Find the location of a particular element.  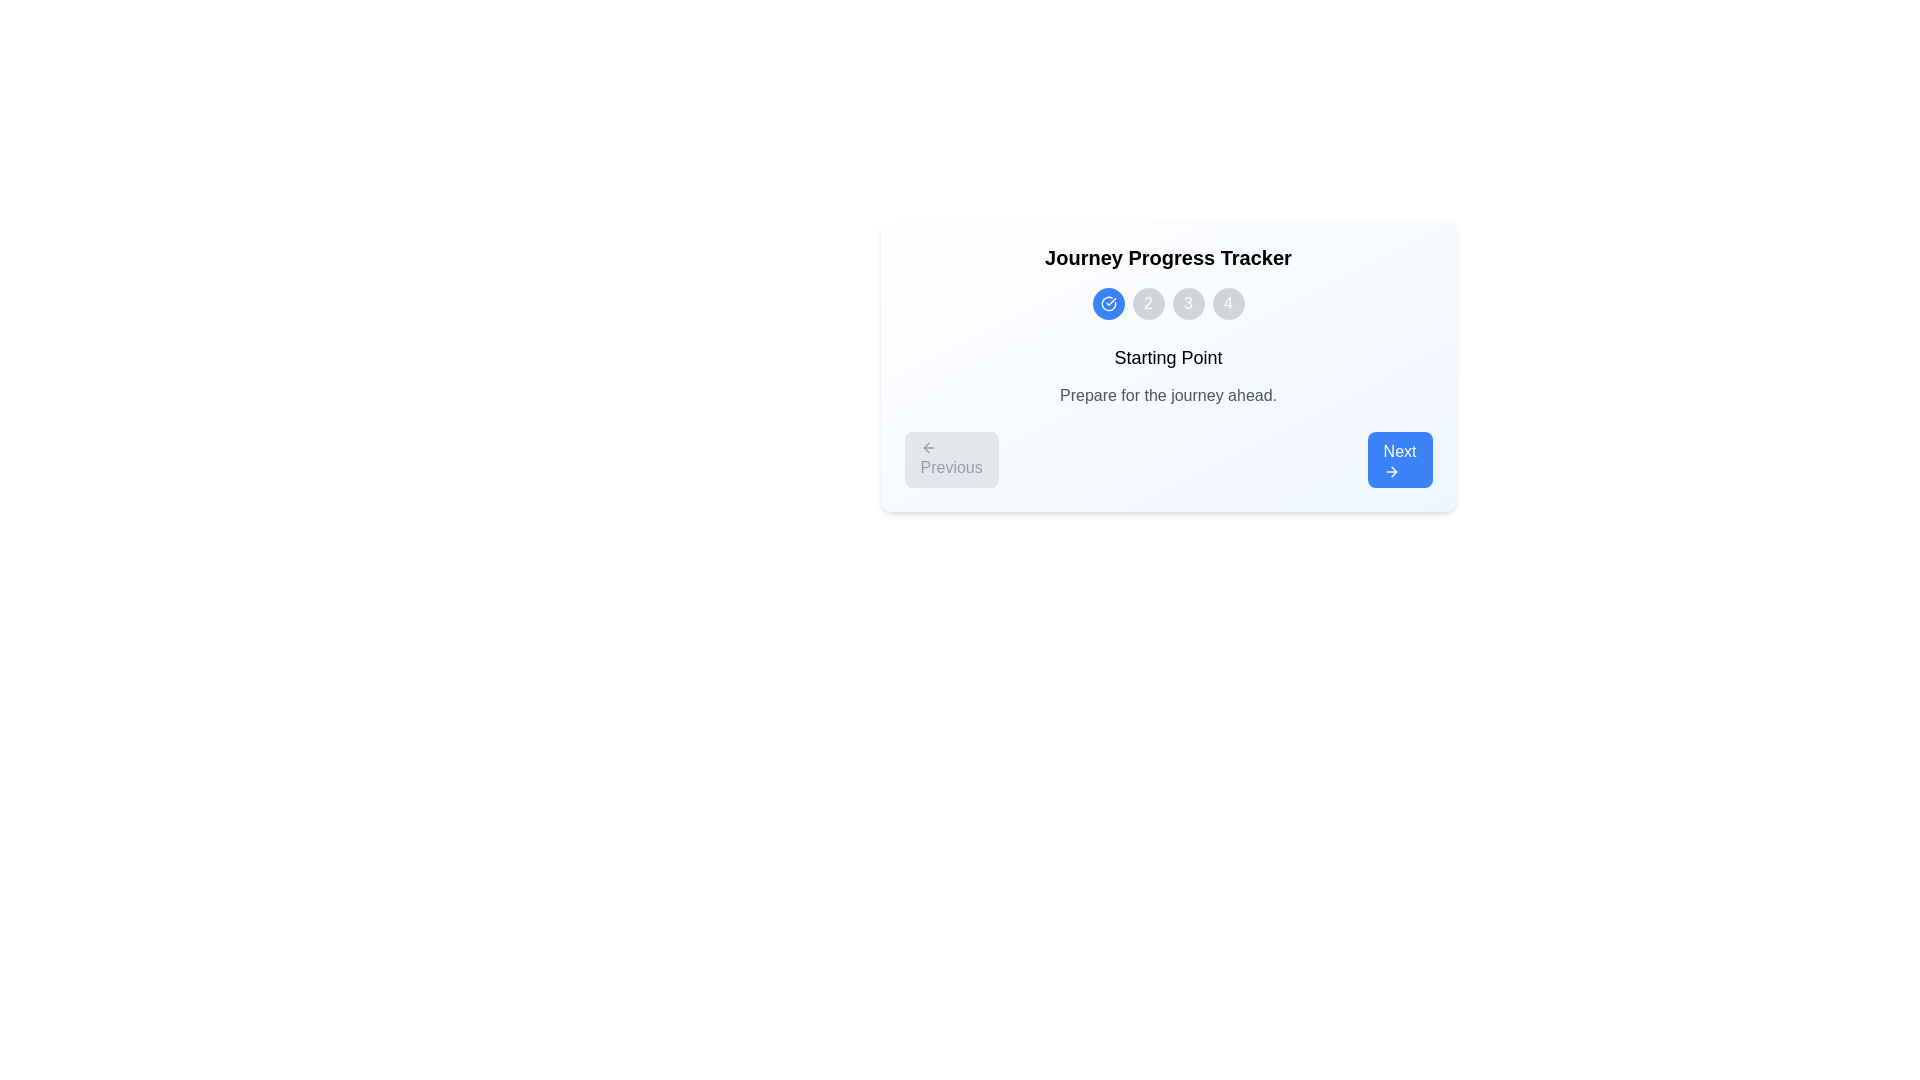

the 'Starting Point' text label, which is a bold and larger font heading positioned centrally above the description text 'Prepare for the journey ahead.' is located at coordinates (1168, 357).